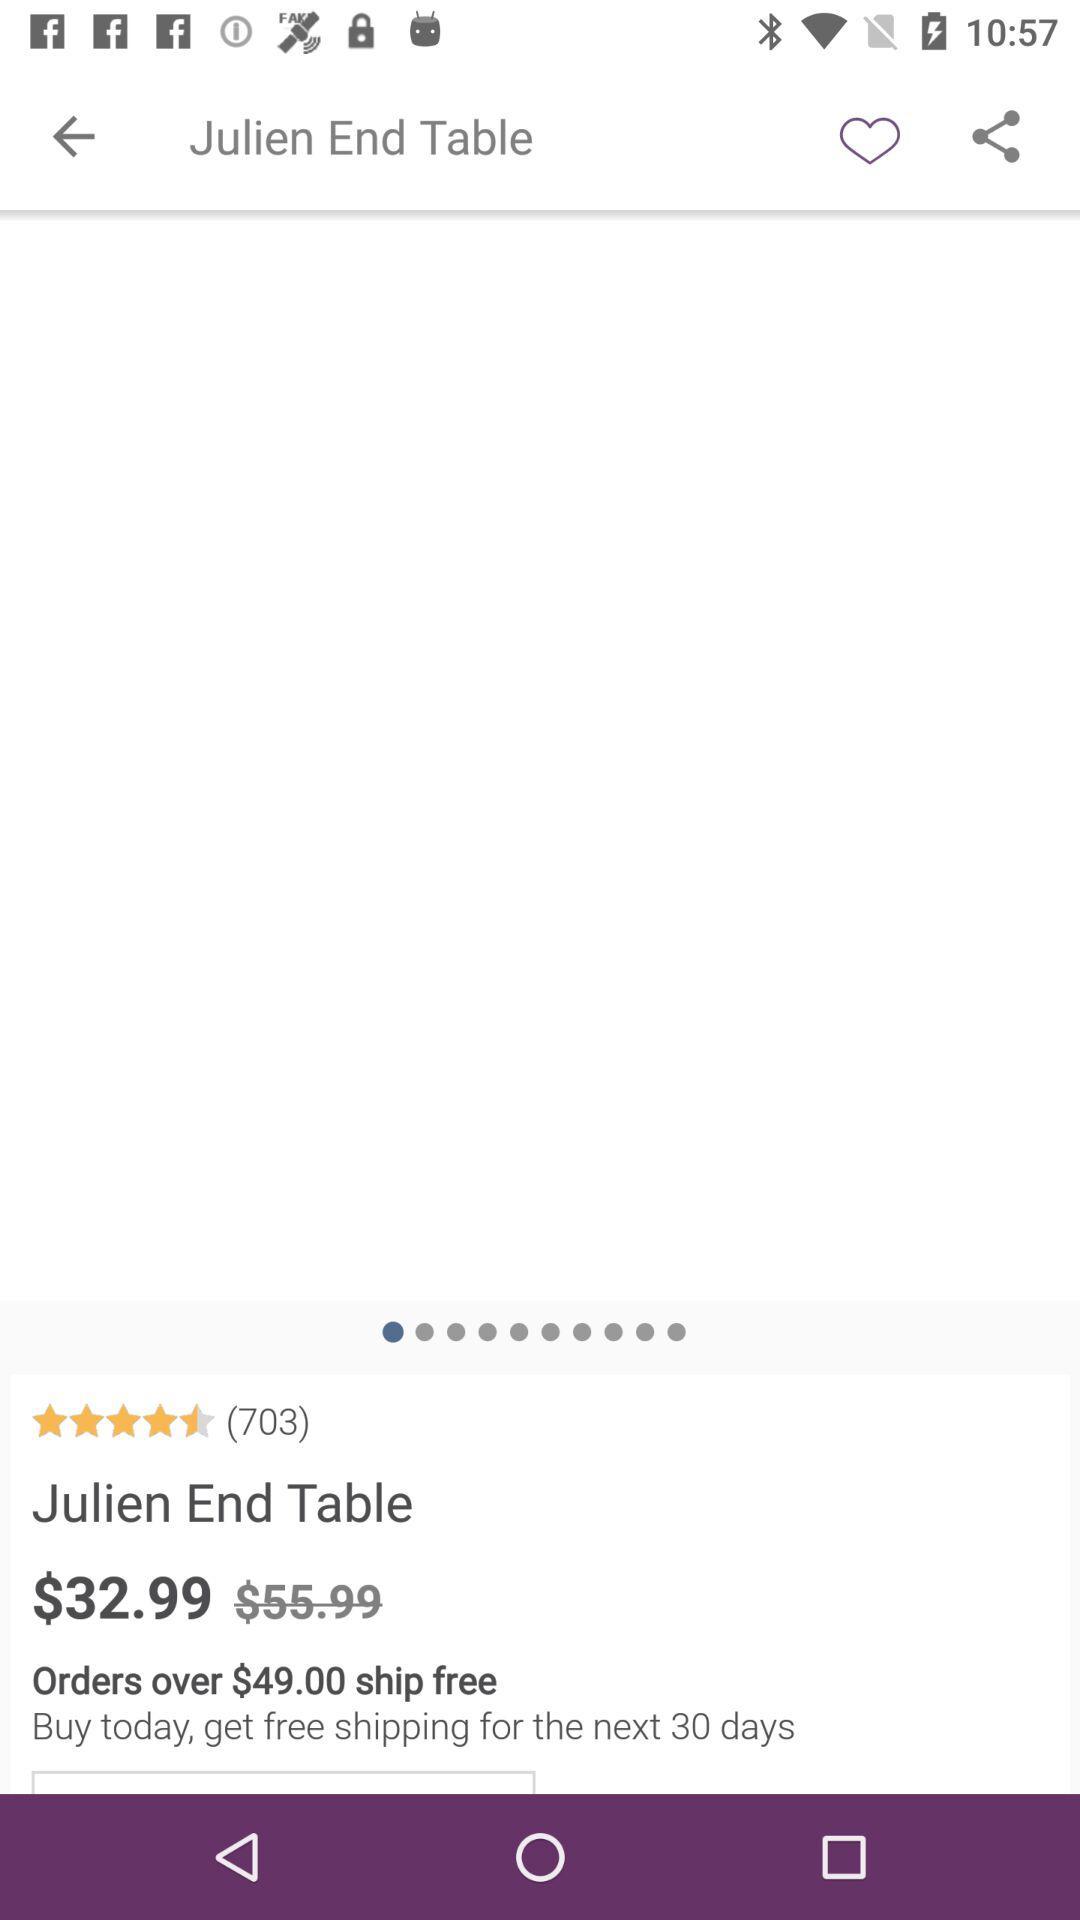 Image resolution: width=1080 pixels, height=1920 pixels. I want to click on to favorites, so click(869, 135).